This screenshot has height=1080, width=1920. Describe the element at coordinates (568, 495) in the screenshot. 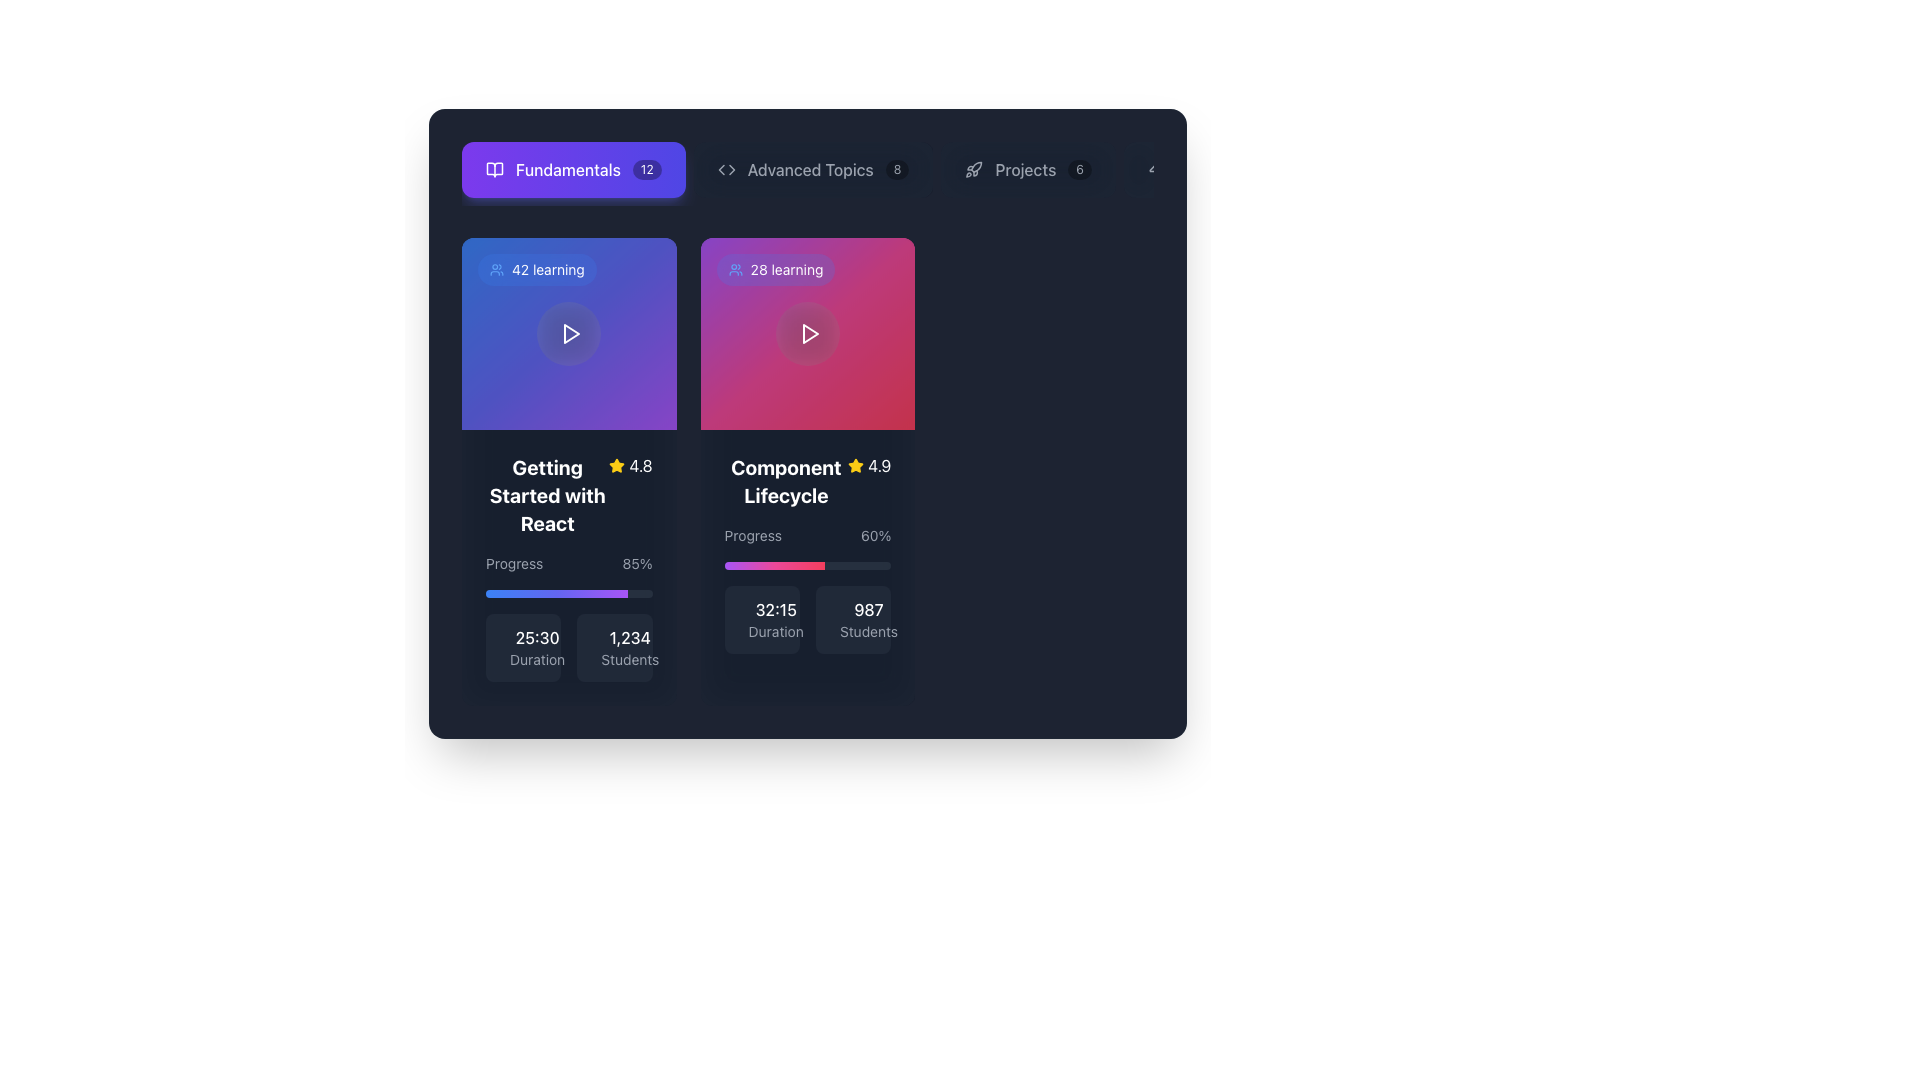

I see `the information displayed by the text section titled 'Getting Started with React', which includes a star icon and a rating value of 4.8, located in the first card of the 'Fundamentals' section` at that location.